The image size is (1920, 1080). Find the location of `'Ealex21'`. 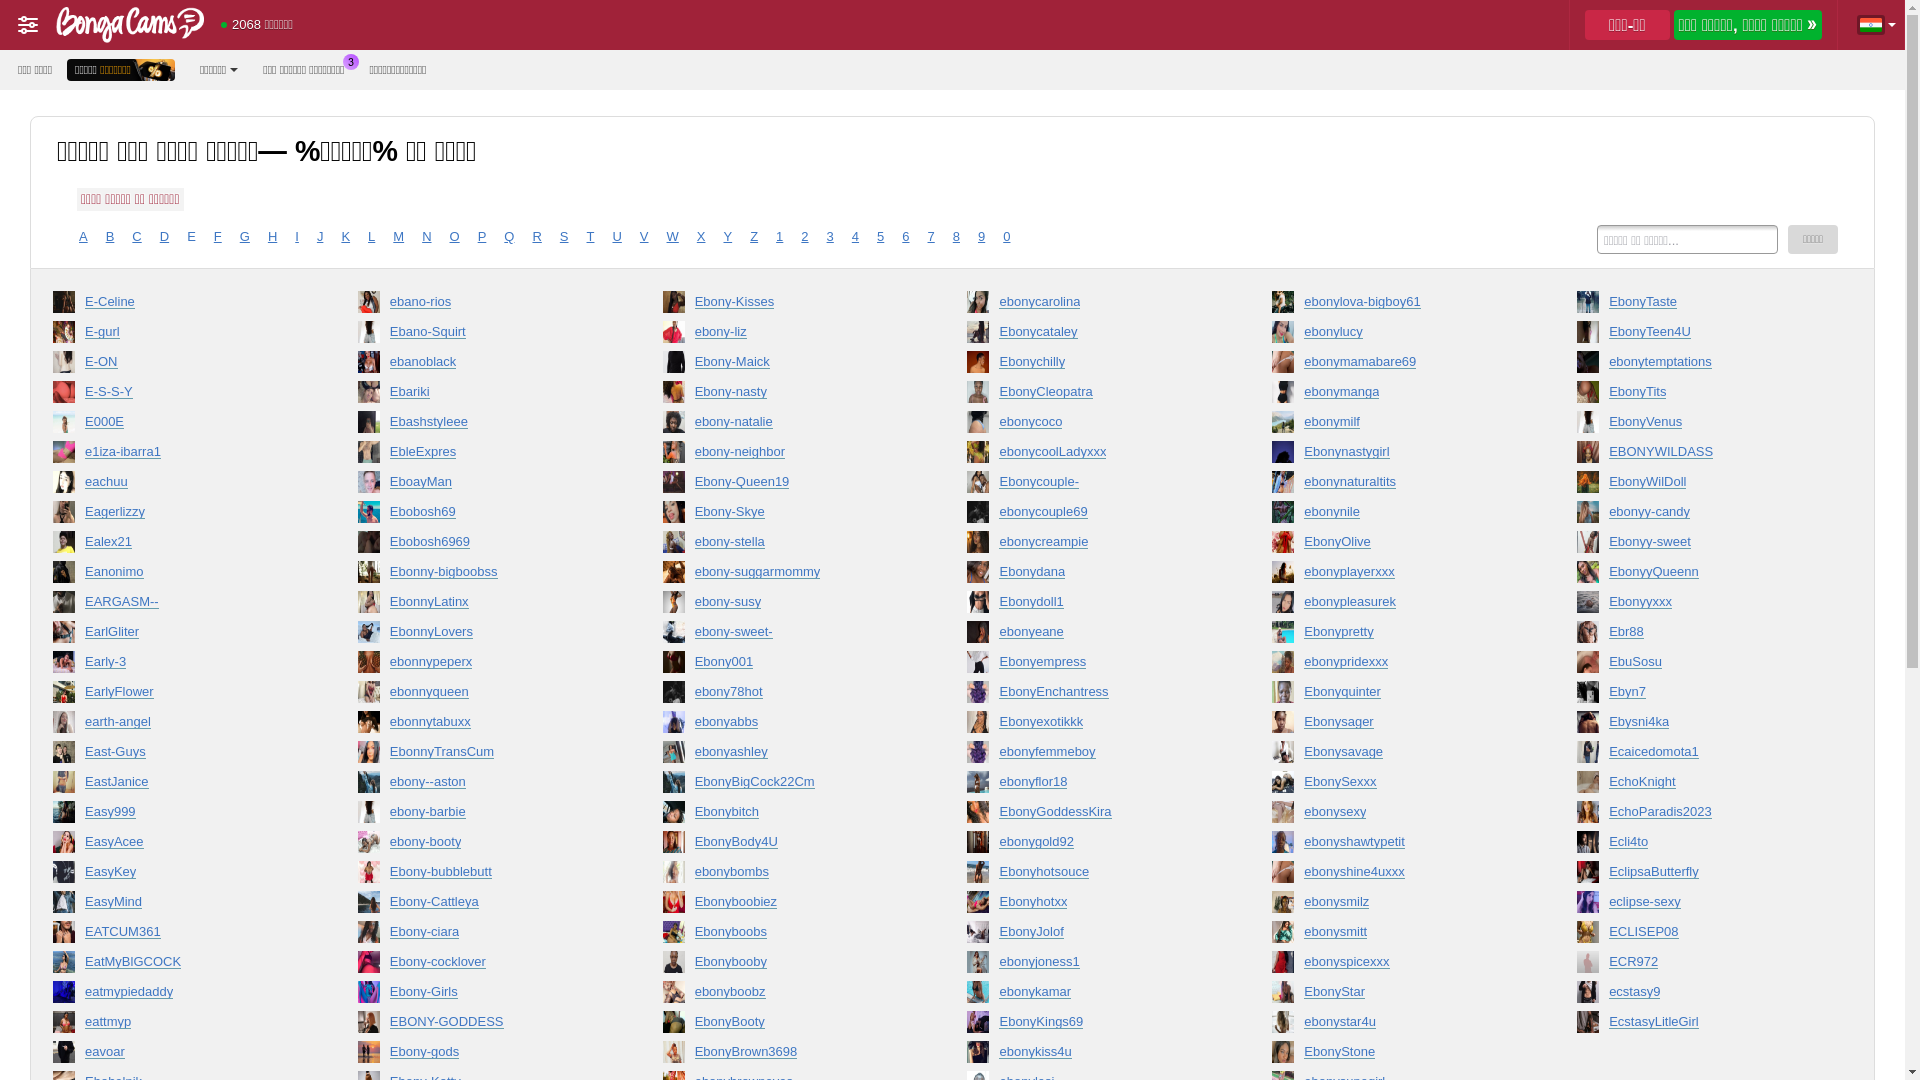

'Ealex21' is located at coordinates (52, 546).